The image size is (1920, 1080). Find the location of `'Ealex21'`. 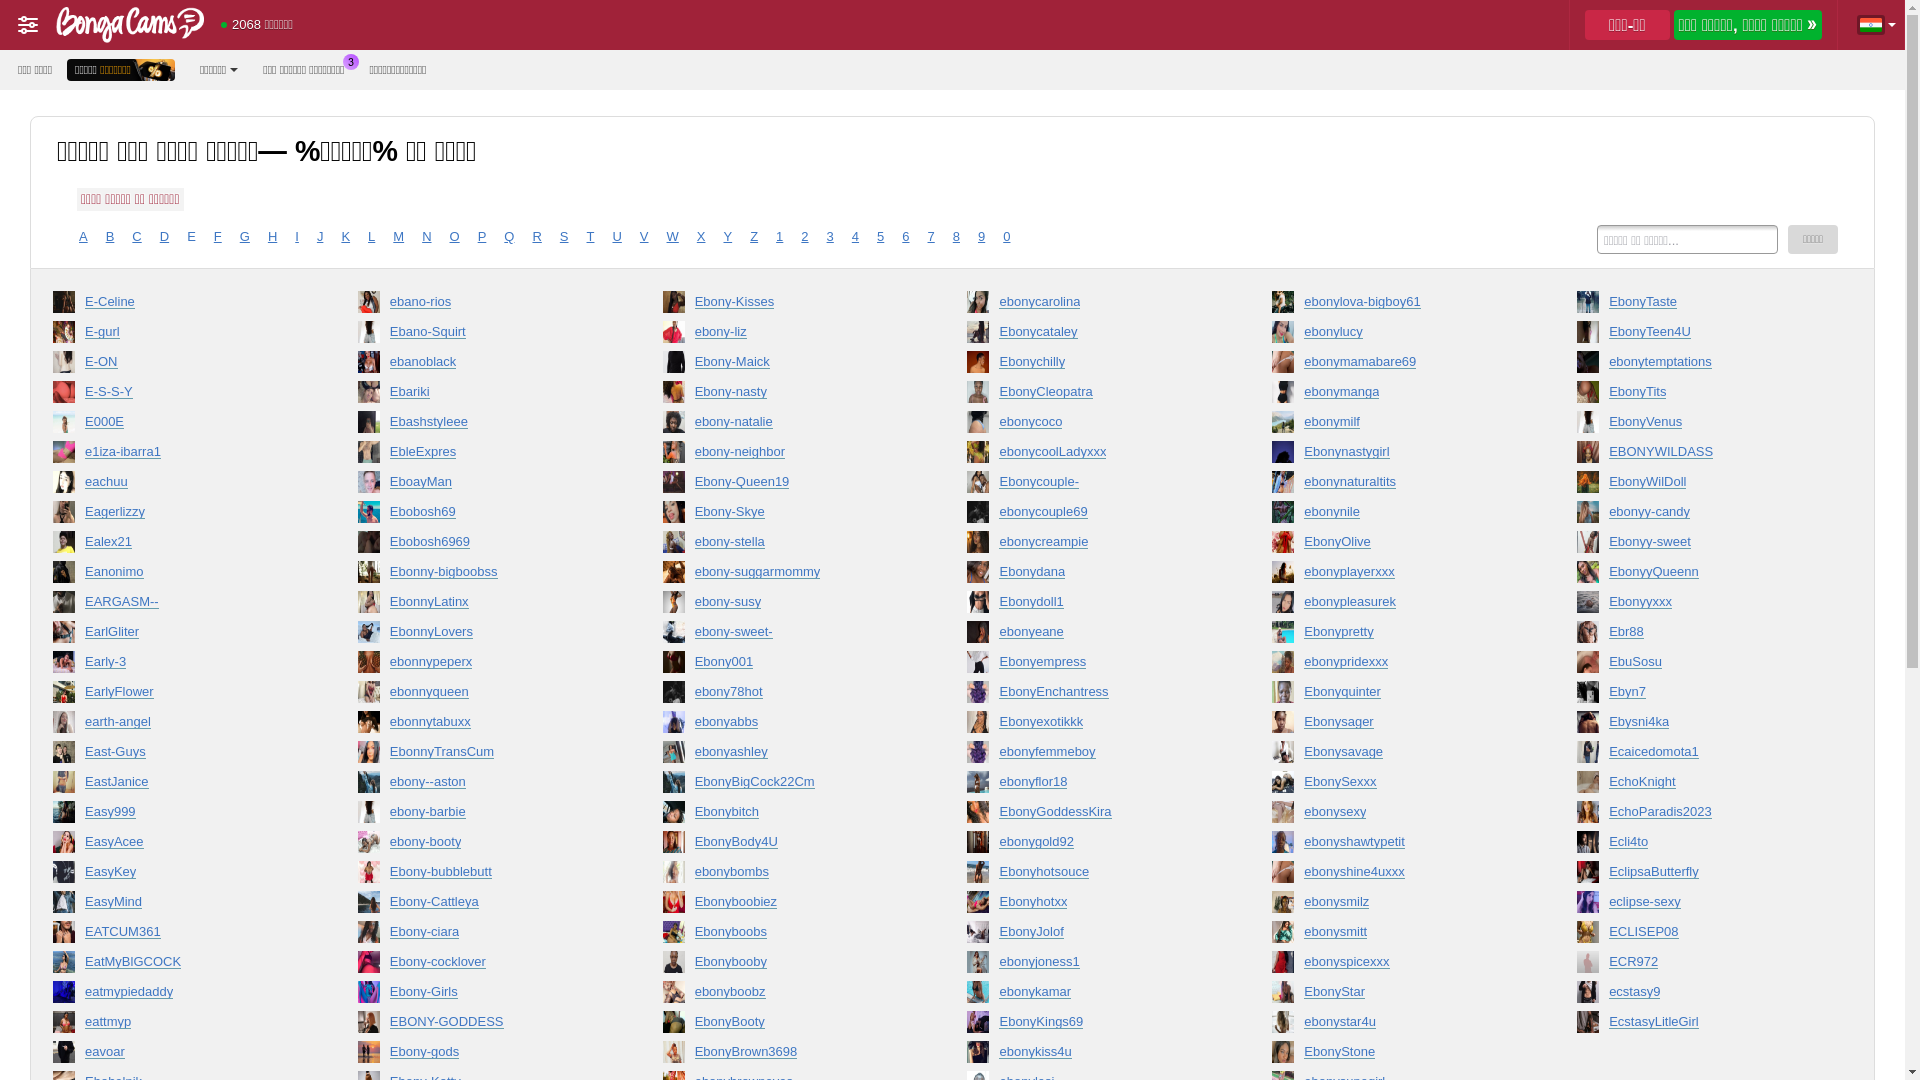

'Ealex21' is located at coordinates (52, 546).